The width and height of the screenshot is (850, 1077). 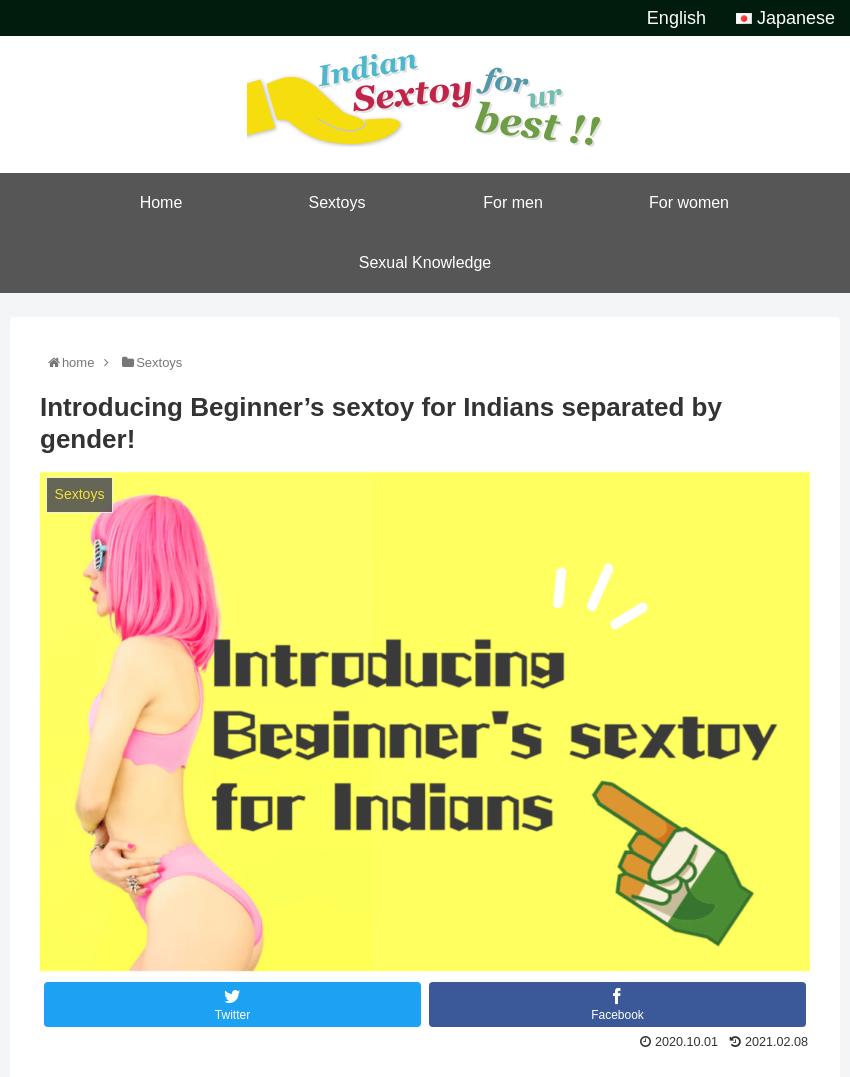 What do you see at coordinates (648, 201) in the screenshot?
I see `'For women'` at bounding box center [648, 201].